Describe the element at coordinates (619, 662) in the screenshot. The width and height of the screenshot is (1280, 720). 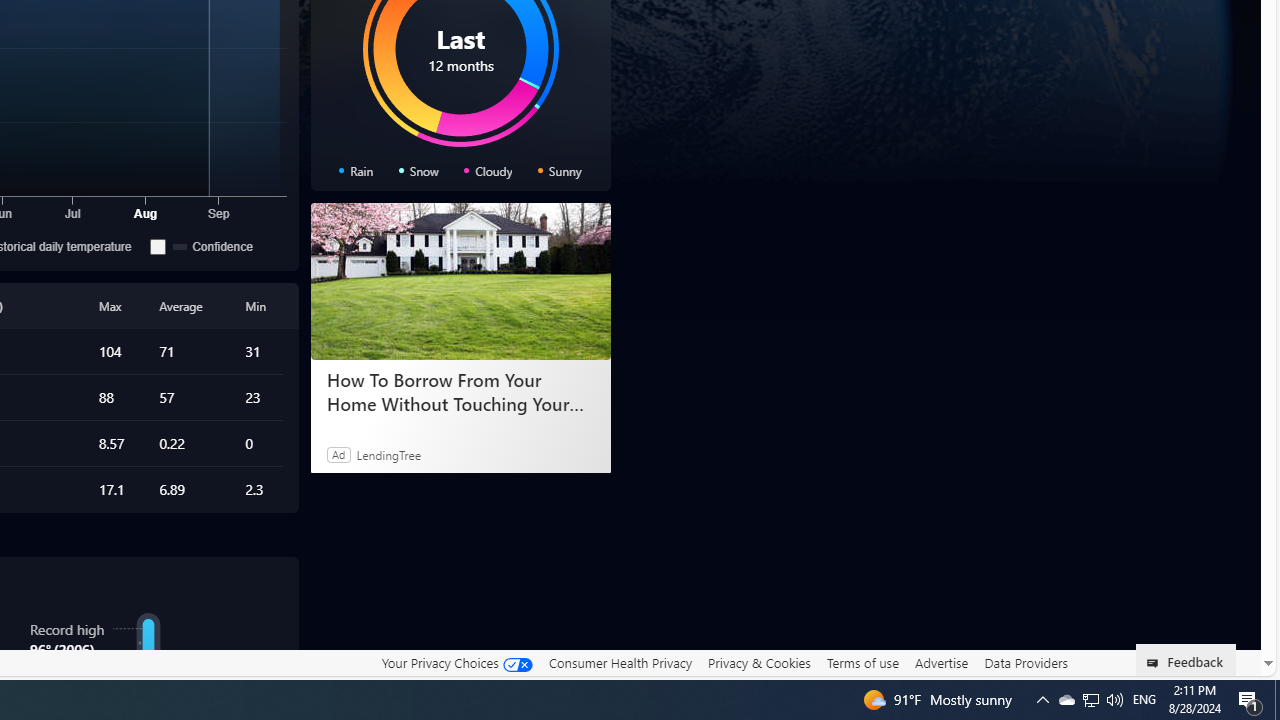
I see `'Consumer Health Privacy'` at that location.